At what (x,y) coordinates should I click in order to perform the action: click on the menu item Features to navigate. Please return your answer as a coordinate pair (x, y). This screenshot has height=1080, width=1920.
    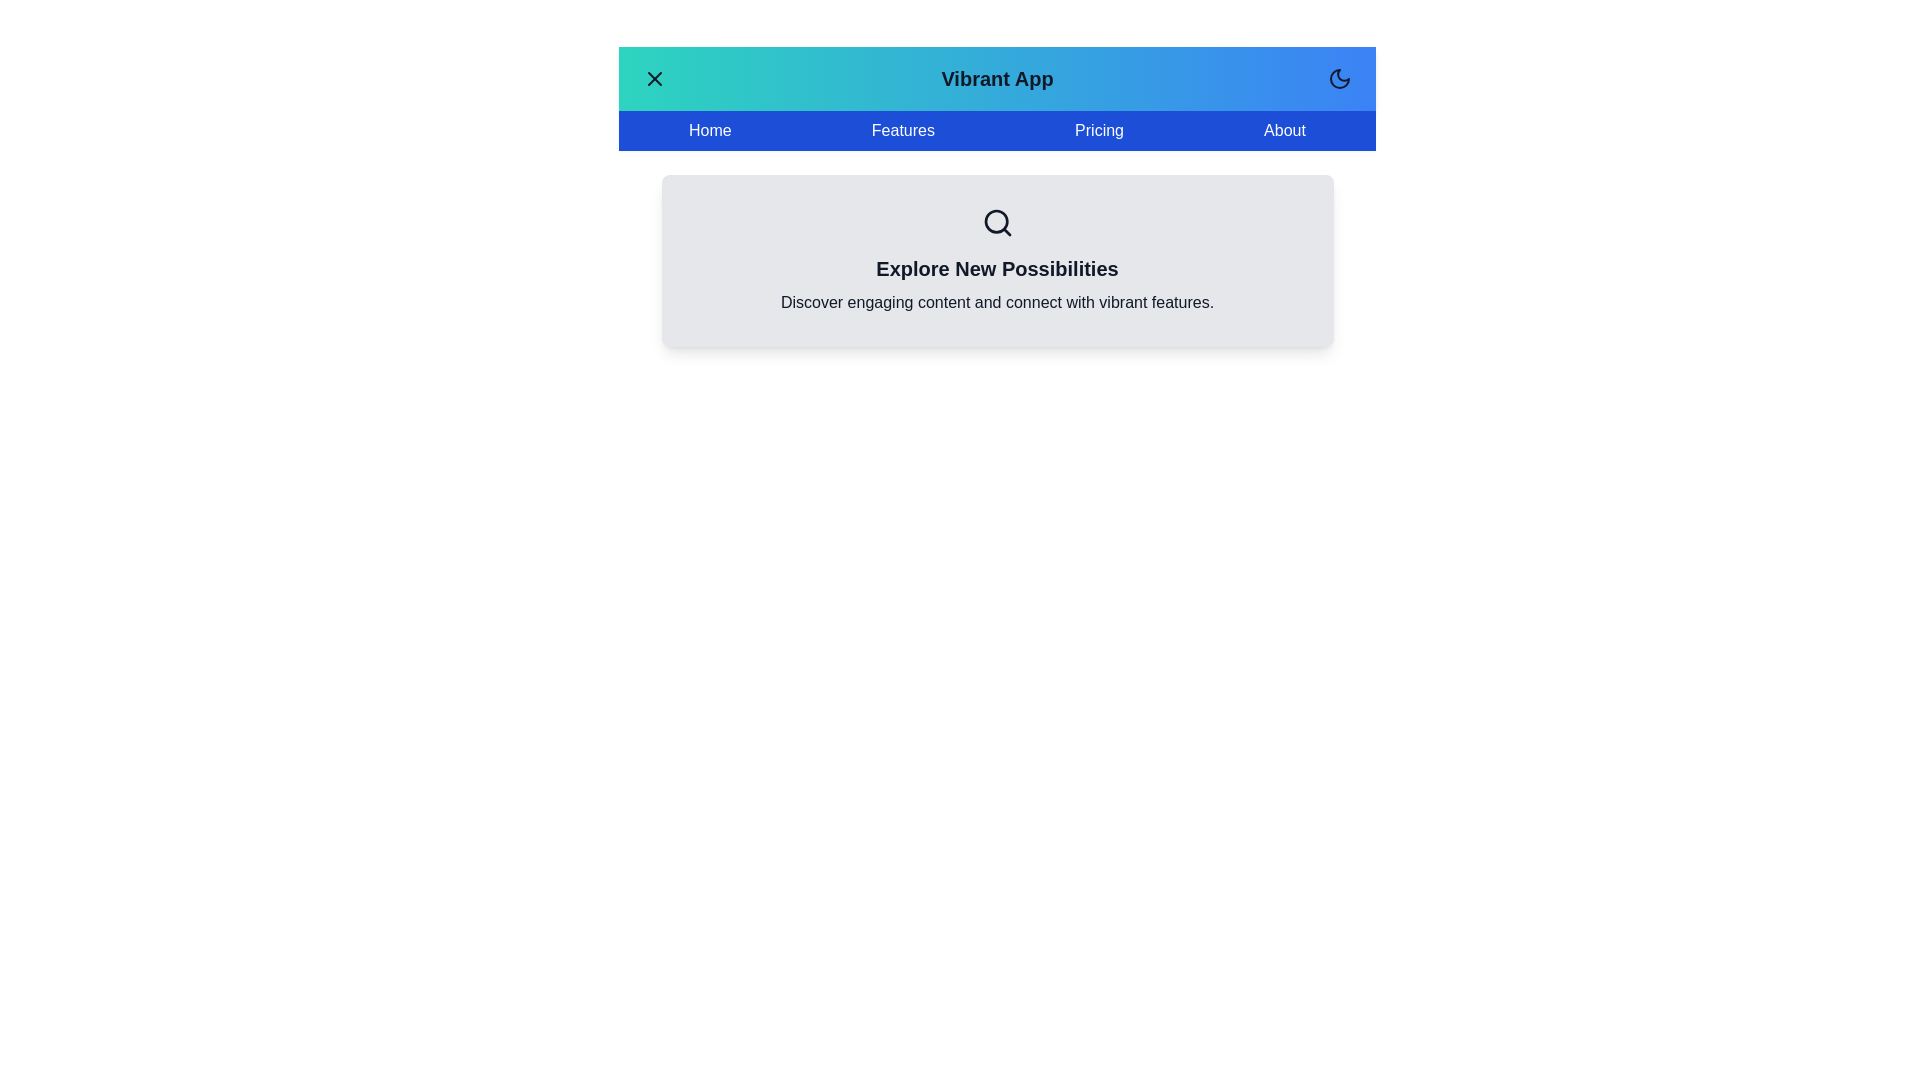
    Looking at the image, I should click on (901, 131).